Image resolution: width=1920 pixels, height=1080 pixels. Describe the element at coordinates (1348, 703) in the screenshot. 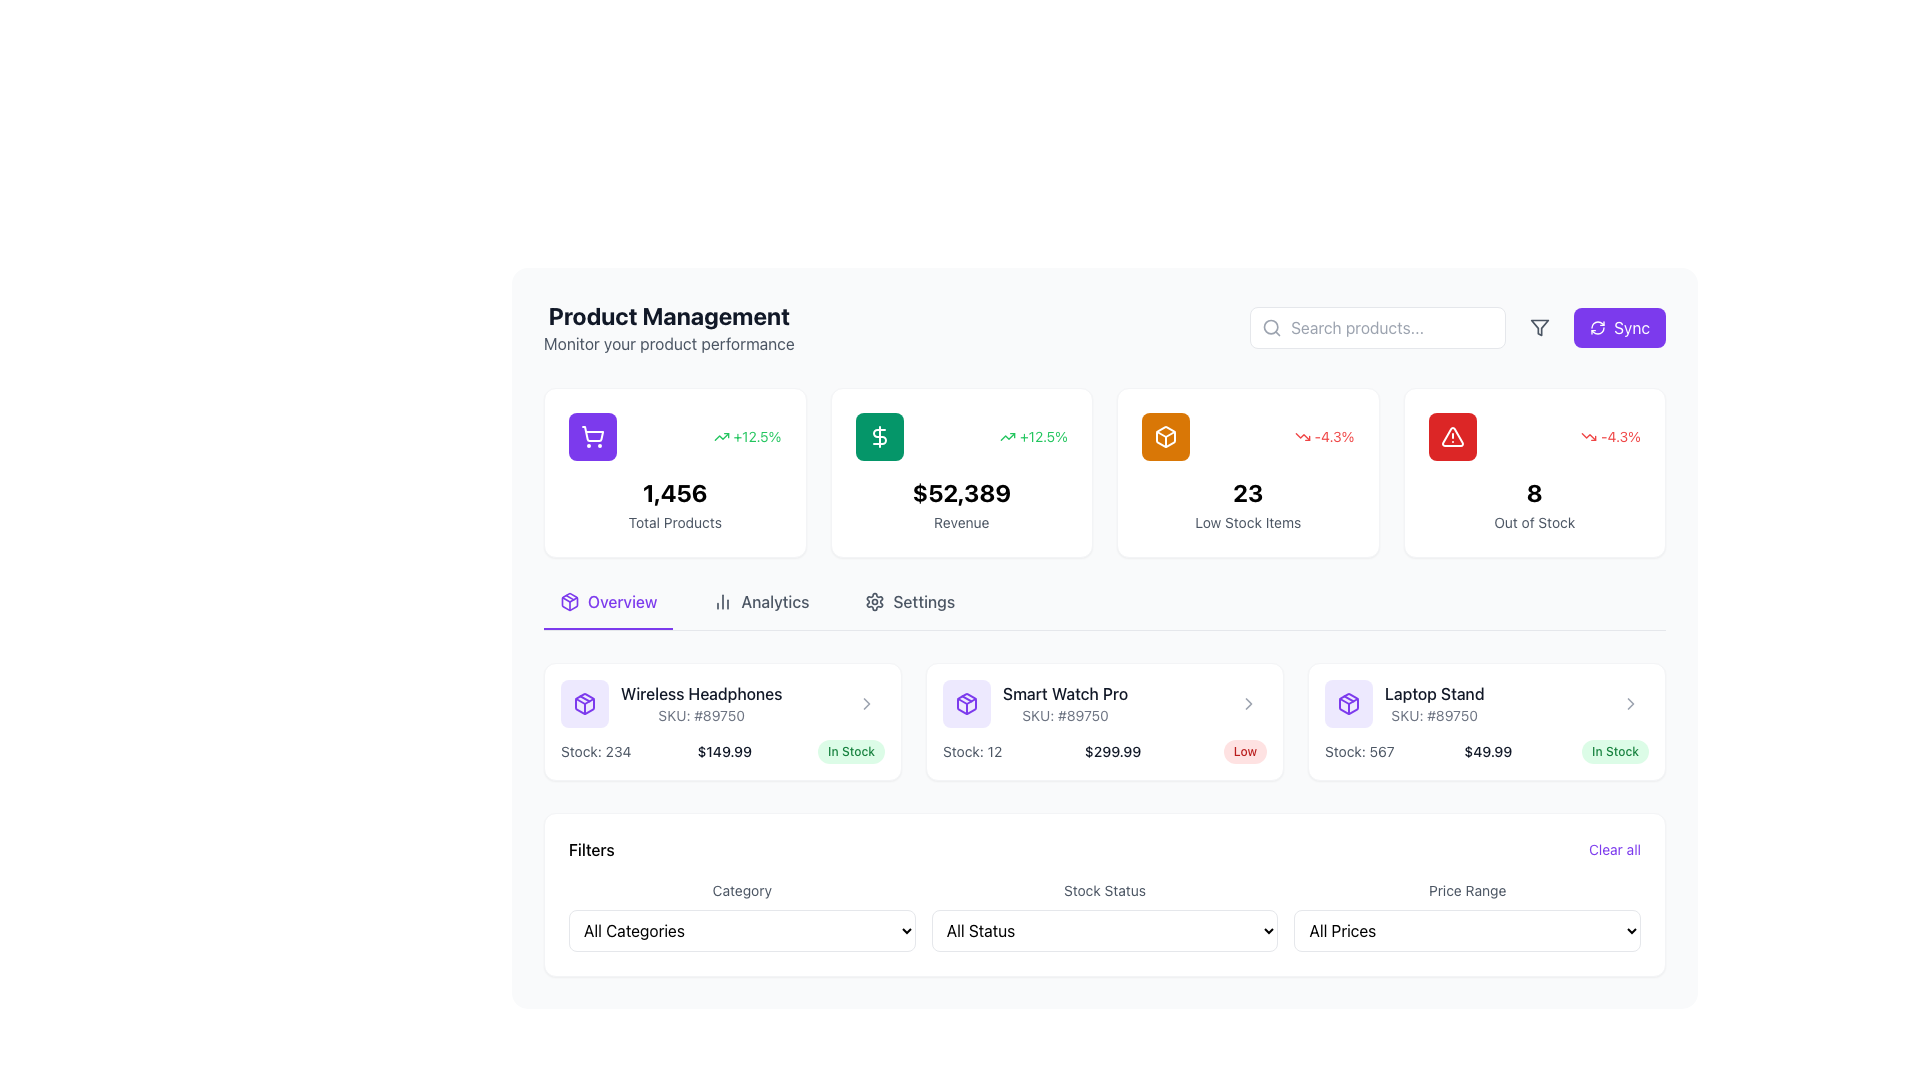

I see `the square icon with a violet background` at that location.